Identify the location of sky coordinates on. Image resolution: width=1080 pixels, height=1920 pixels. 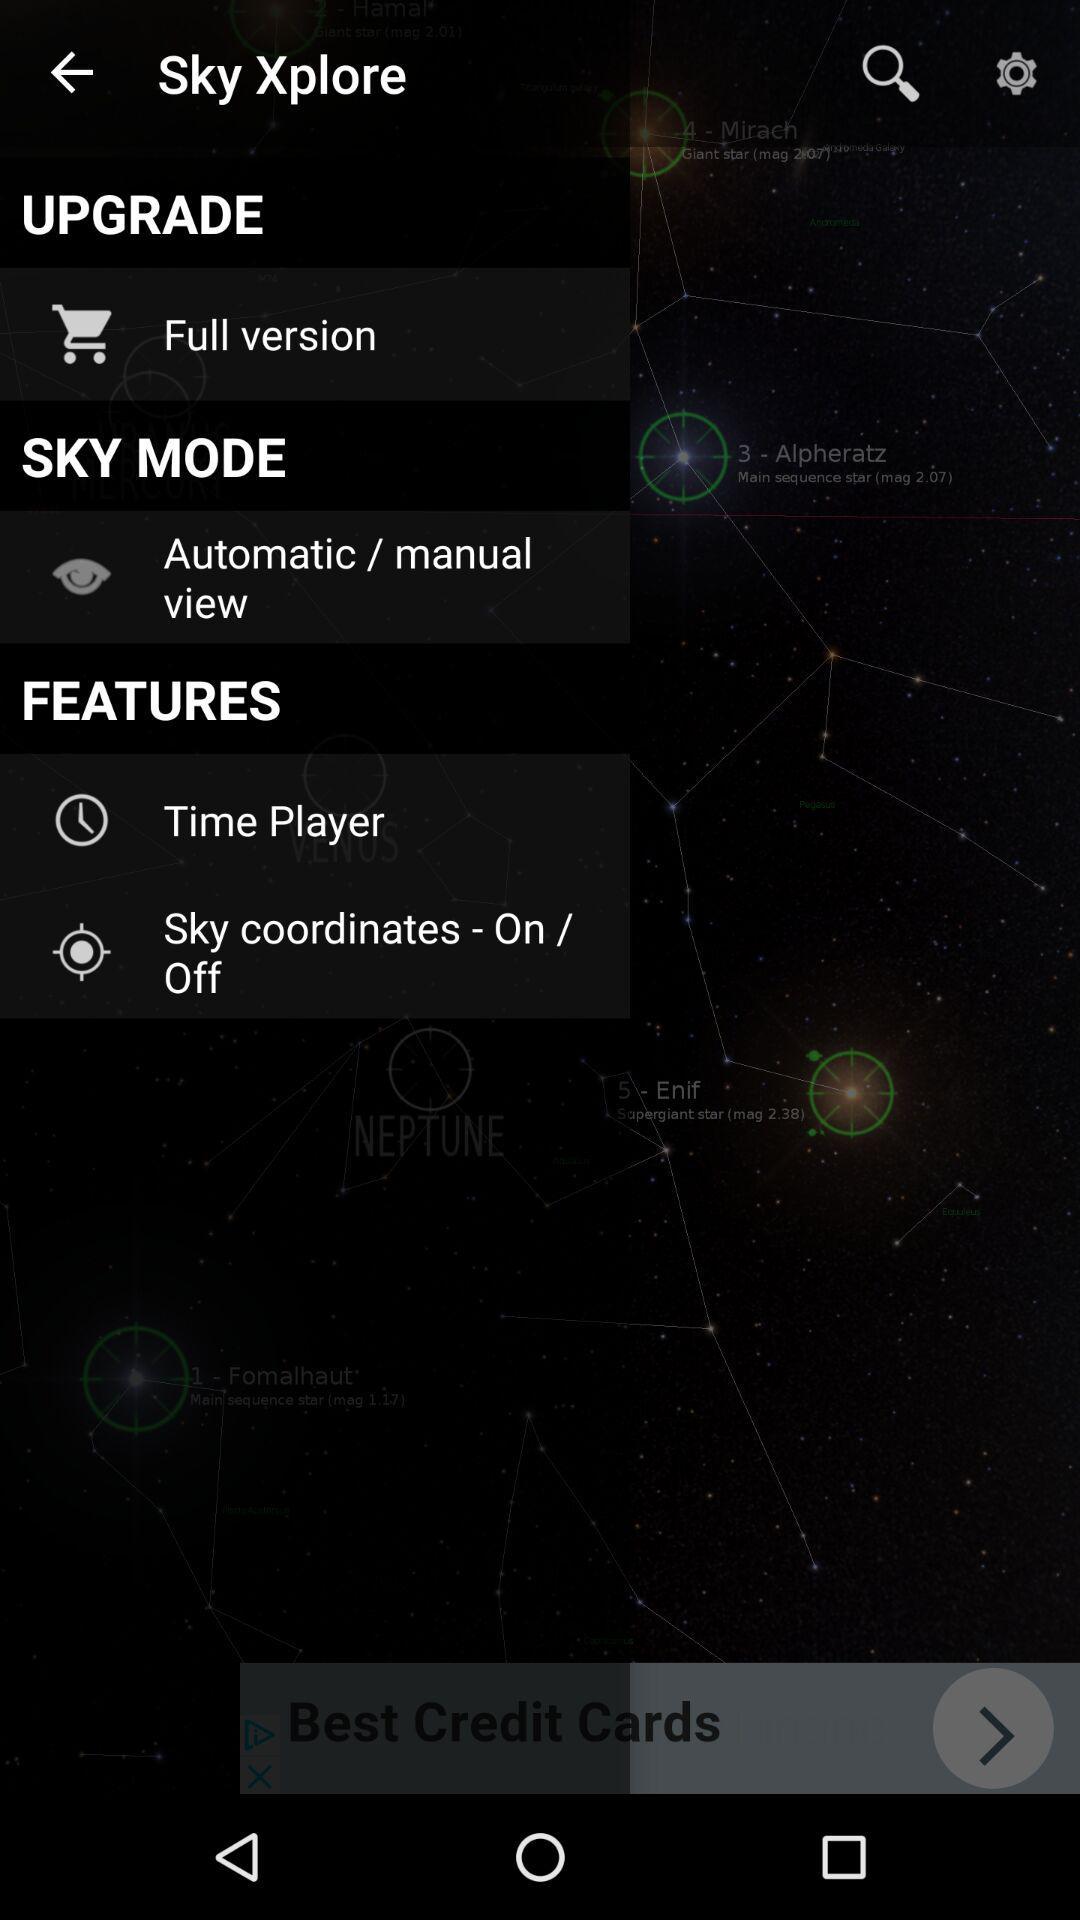
(383, 951).